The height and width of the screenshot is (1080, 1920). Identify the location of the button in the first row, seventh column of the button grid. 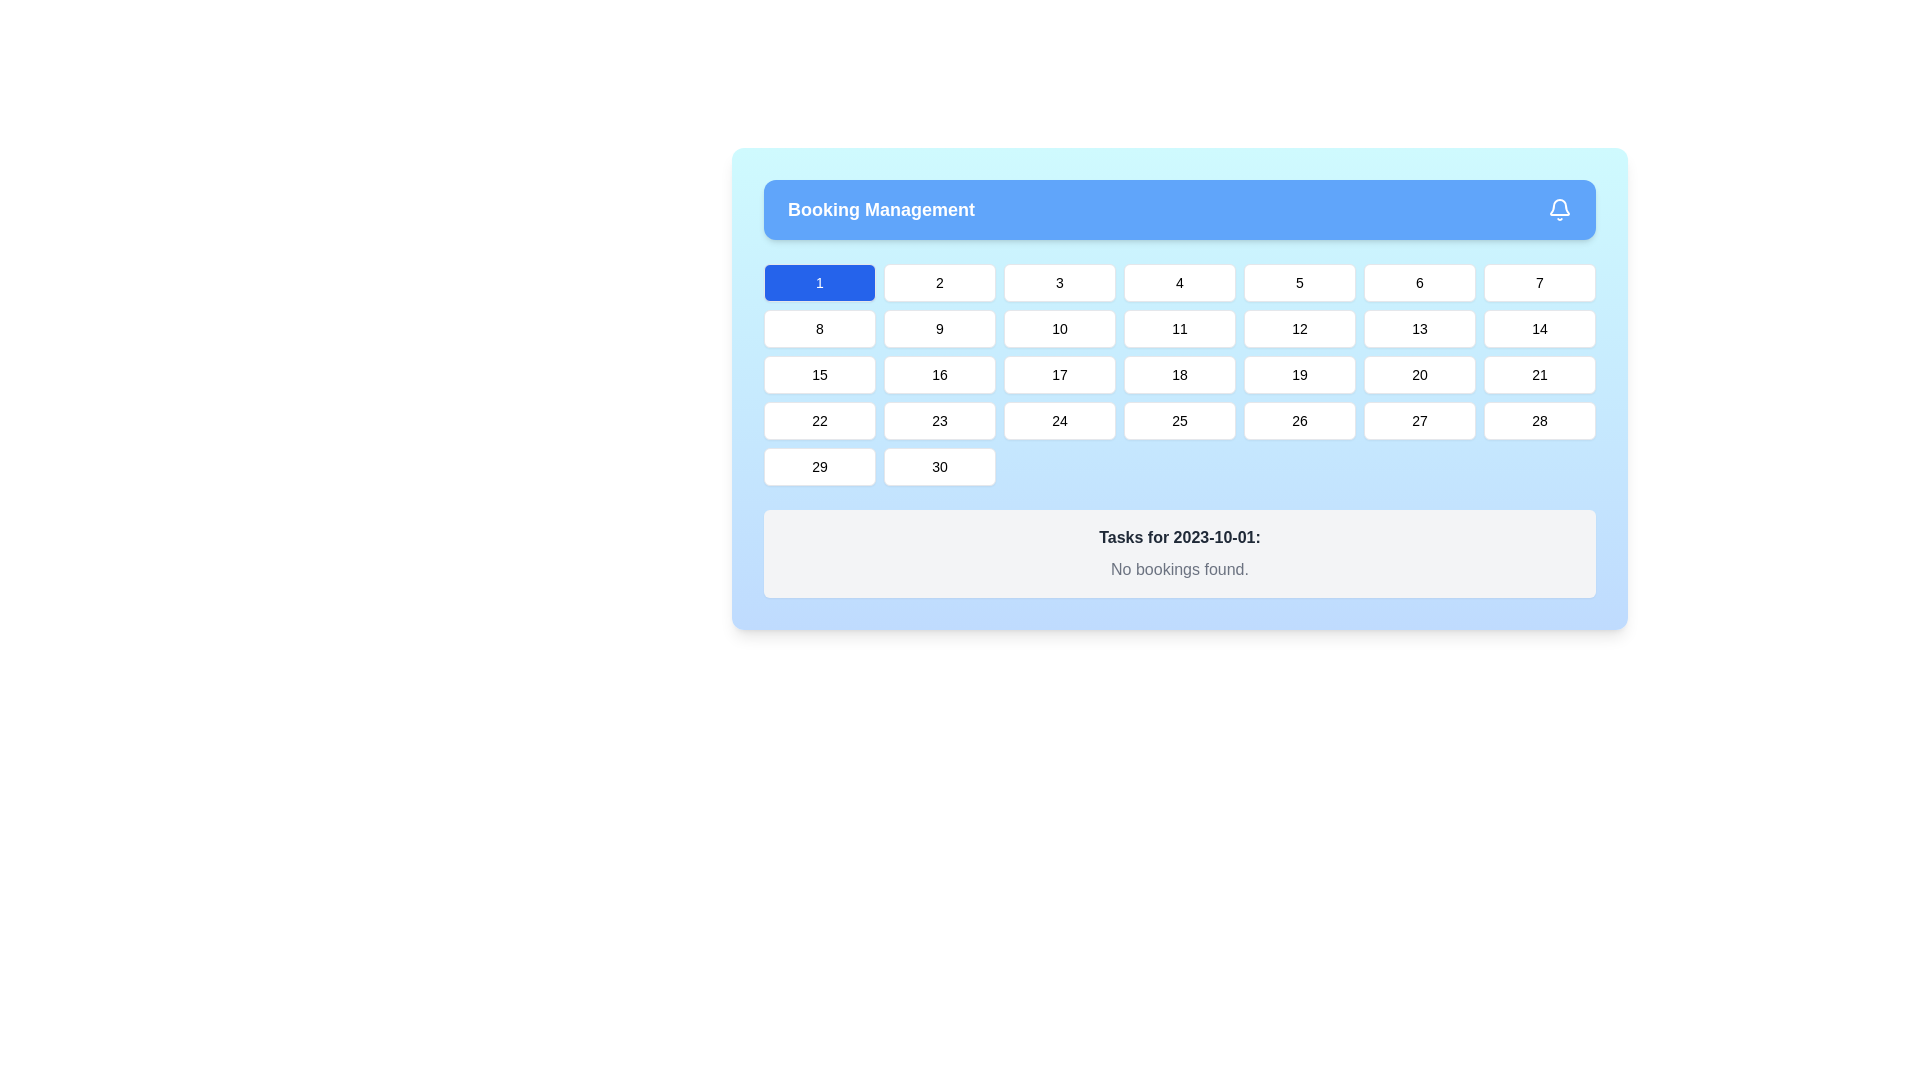
(1539, 282).